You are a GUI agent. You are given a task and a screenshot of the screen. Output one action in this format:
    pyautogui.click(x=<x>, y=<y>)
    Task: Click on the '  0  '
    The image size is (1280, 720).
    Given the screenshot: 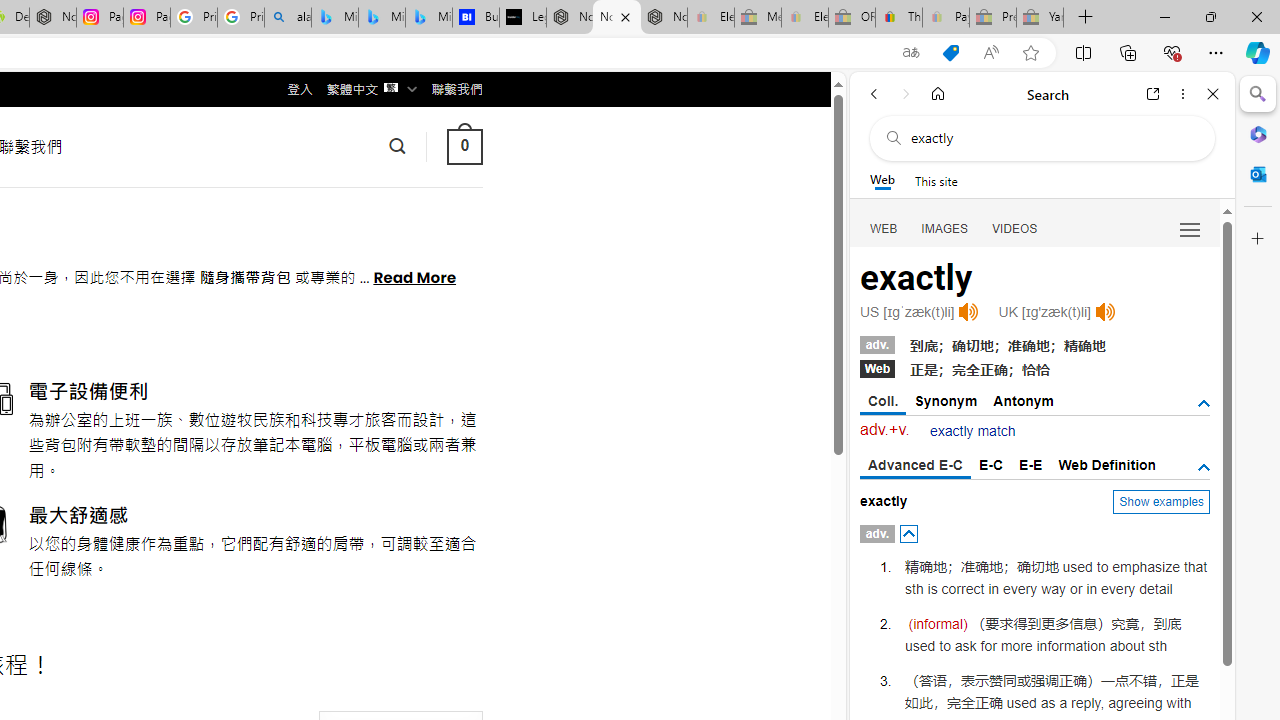 What is the action you would take?
    pyautogui.click(x=463, y=145)
    